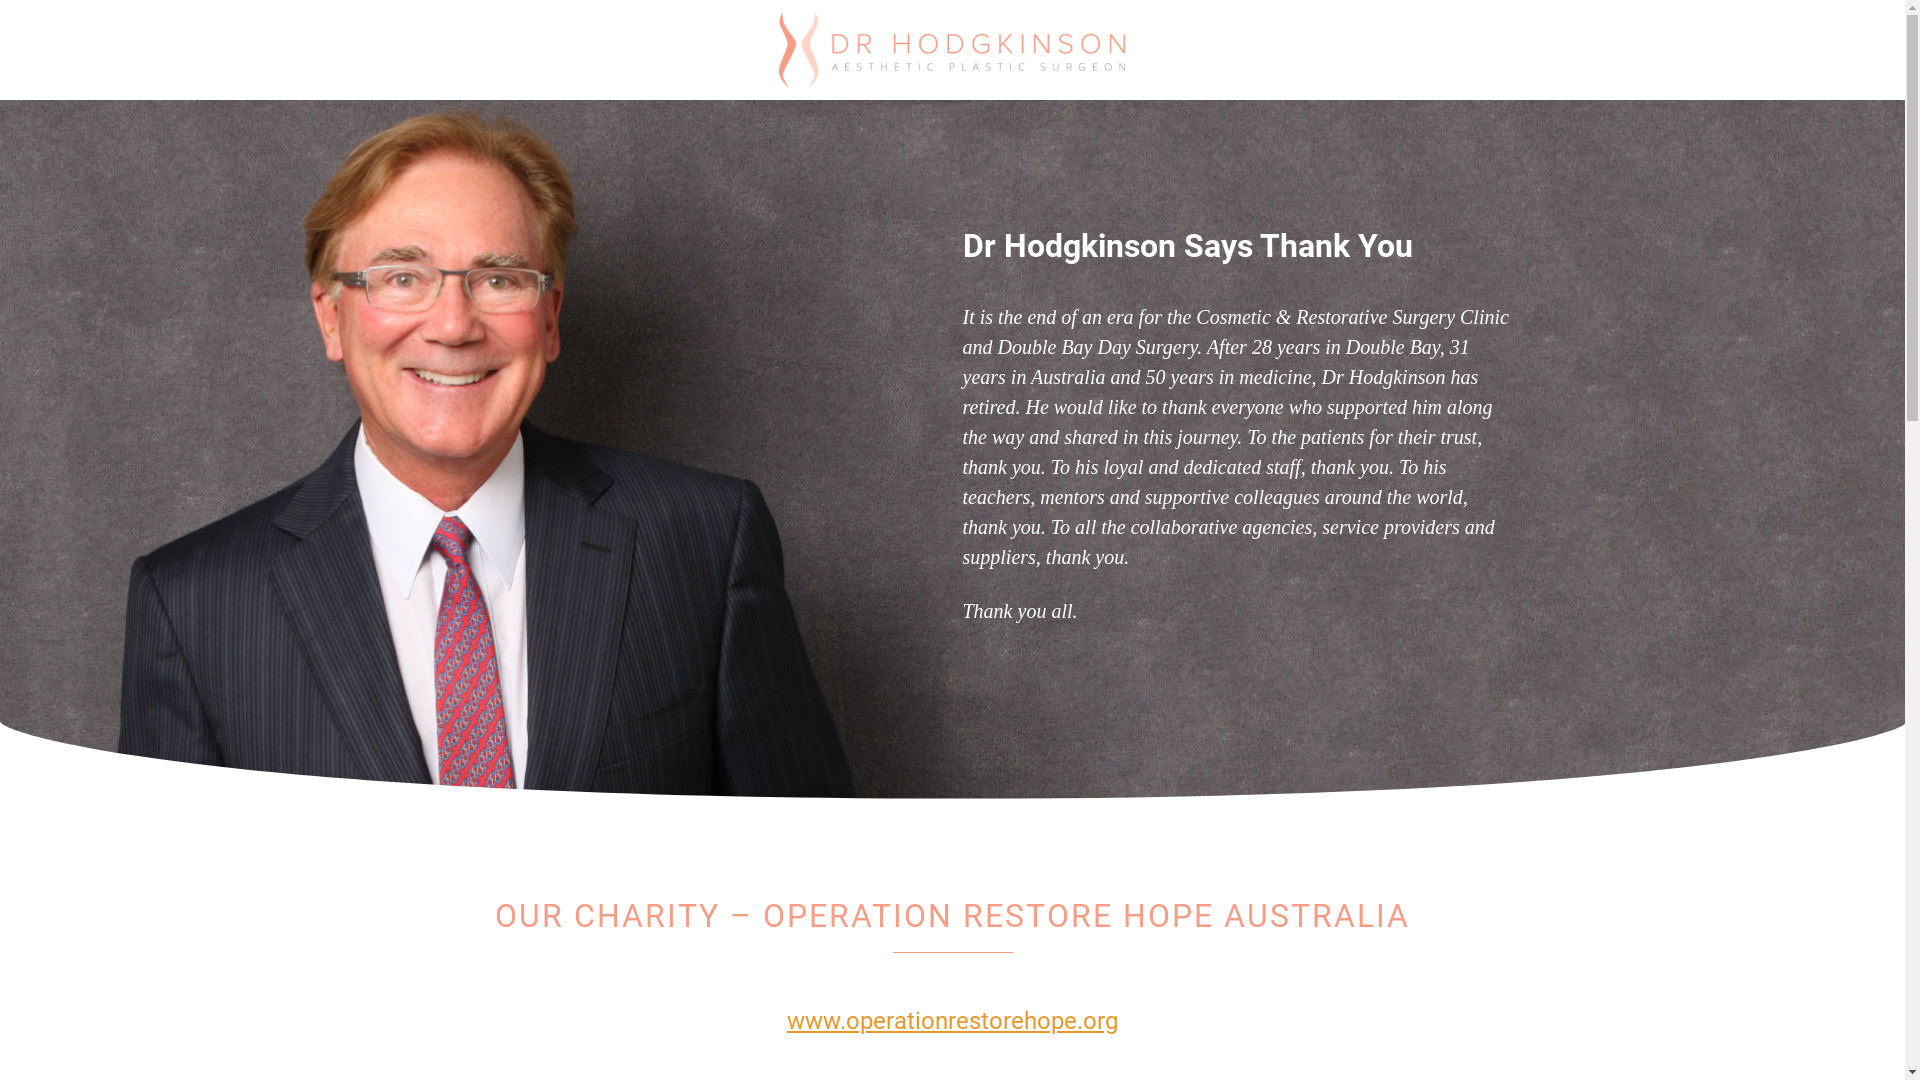 The image size is (1920, 1080). What do you see at coordinates (951, 1021) in the screenshot?
I see `'www.operationrestorehope.org'` at bounding box center [951, 1021].